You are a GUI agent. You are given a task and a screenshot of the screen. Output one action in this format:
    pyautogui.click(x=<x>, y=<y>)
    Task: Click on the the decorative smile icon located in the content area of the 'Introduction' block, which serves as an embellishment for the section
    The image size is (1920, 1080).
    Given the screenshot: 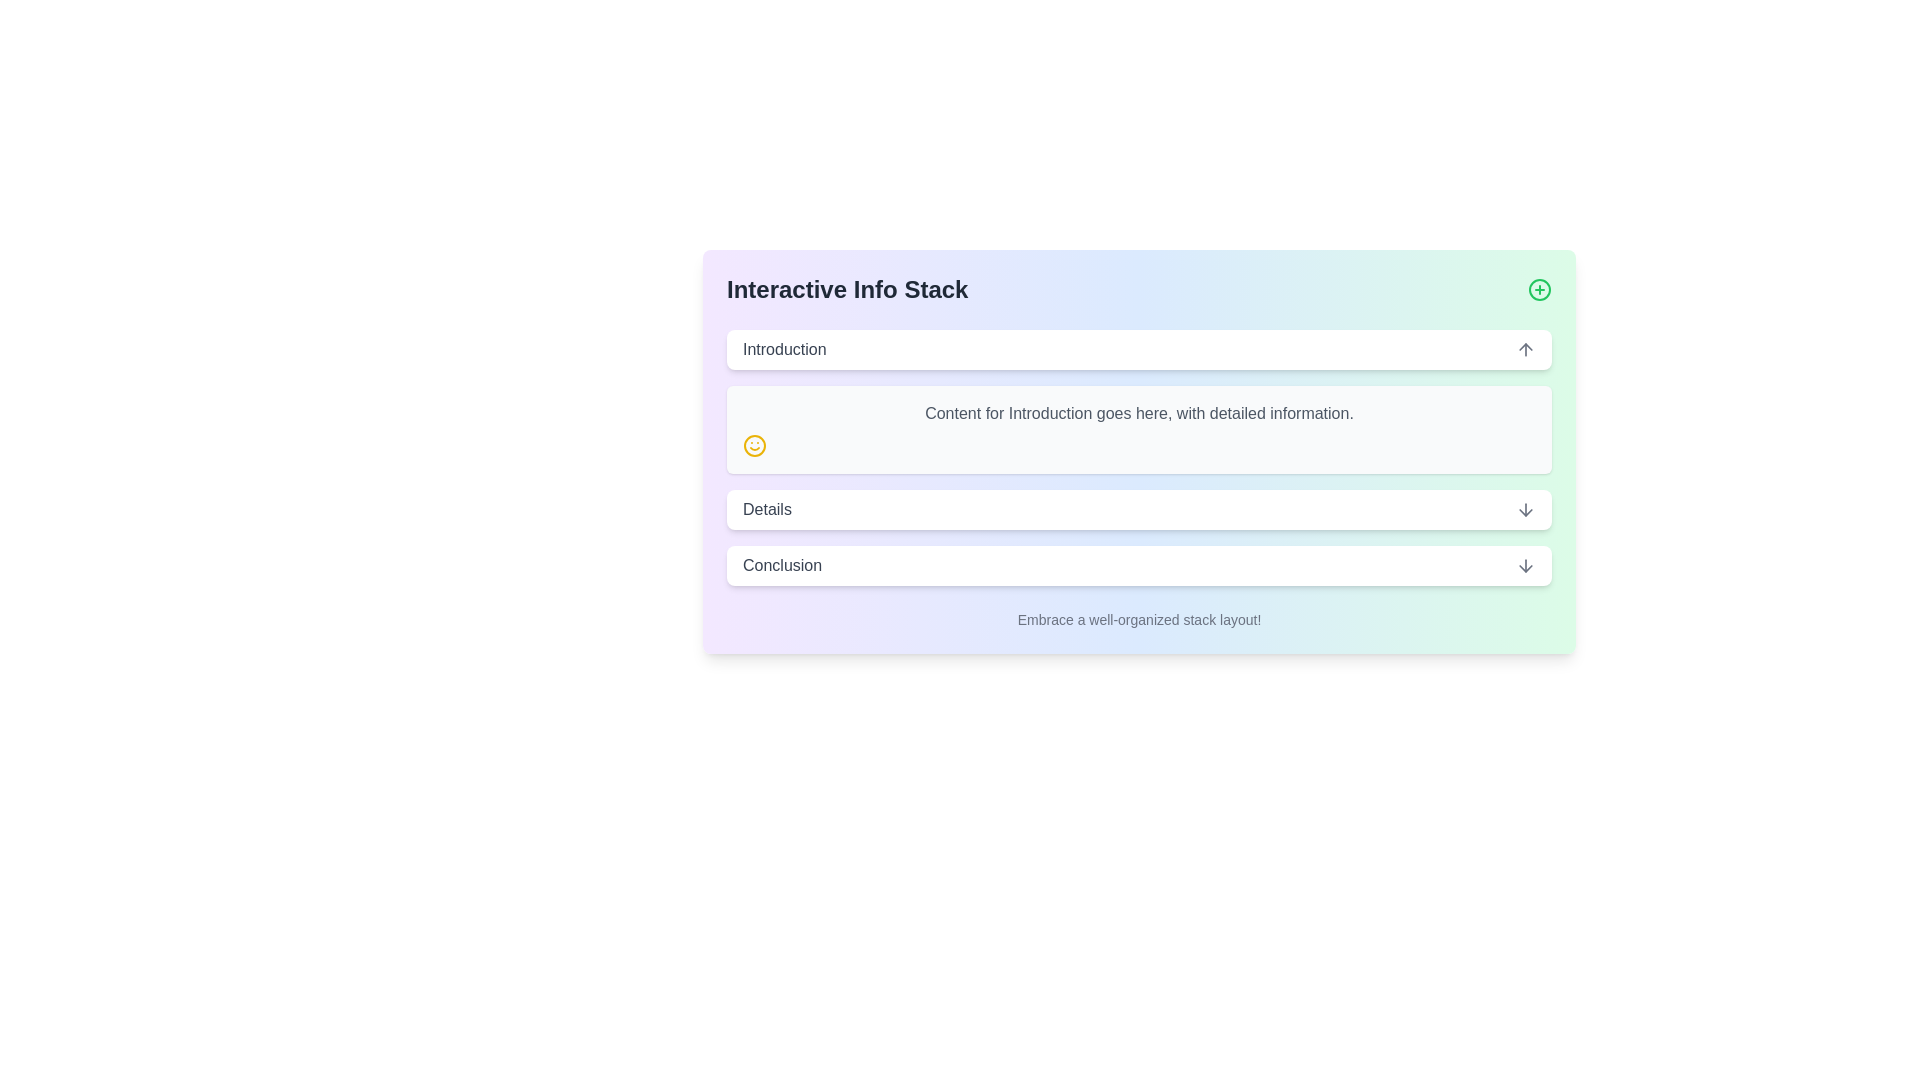 What is the action you would take?
    pyautogui.click(x=753, y=445)
    